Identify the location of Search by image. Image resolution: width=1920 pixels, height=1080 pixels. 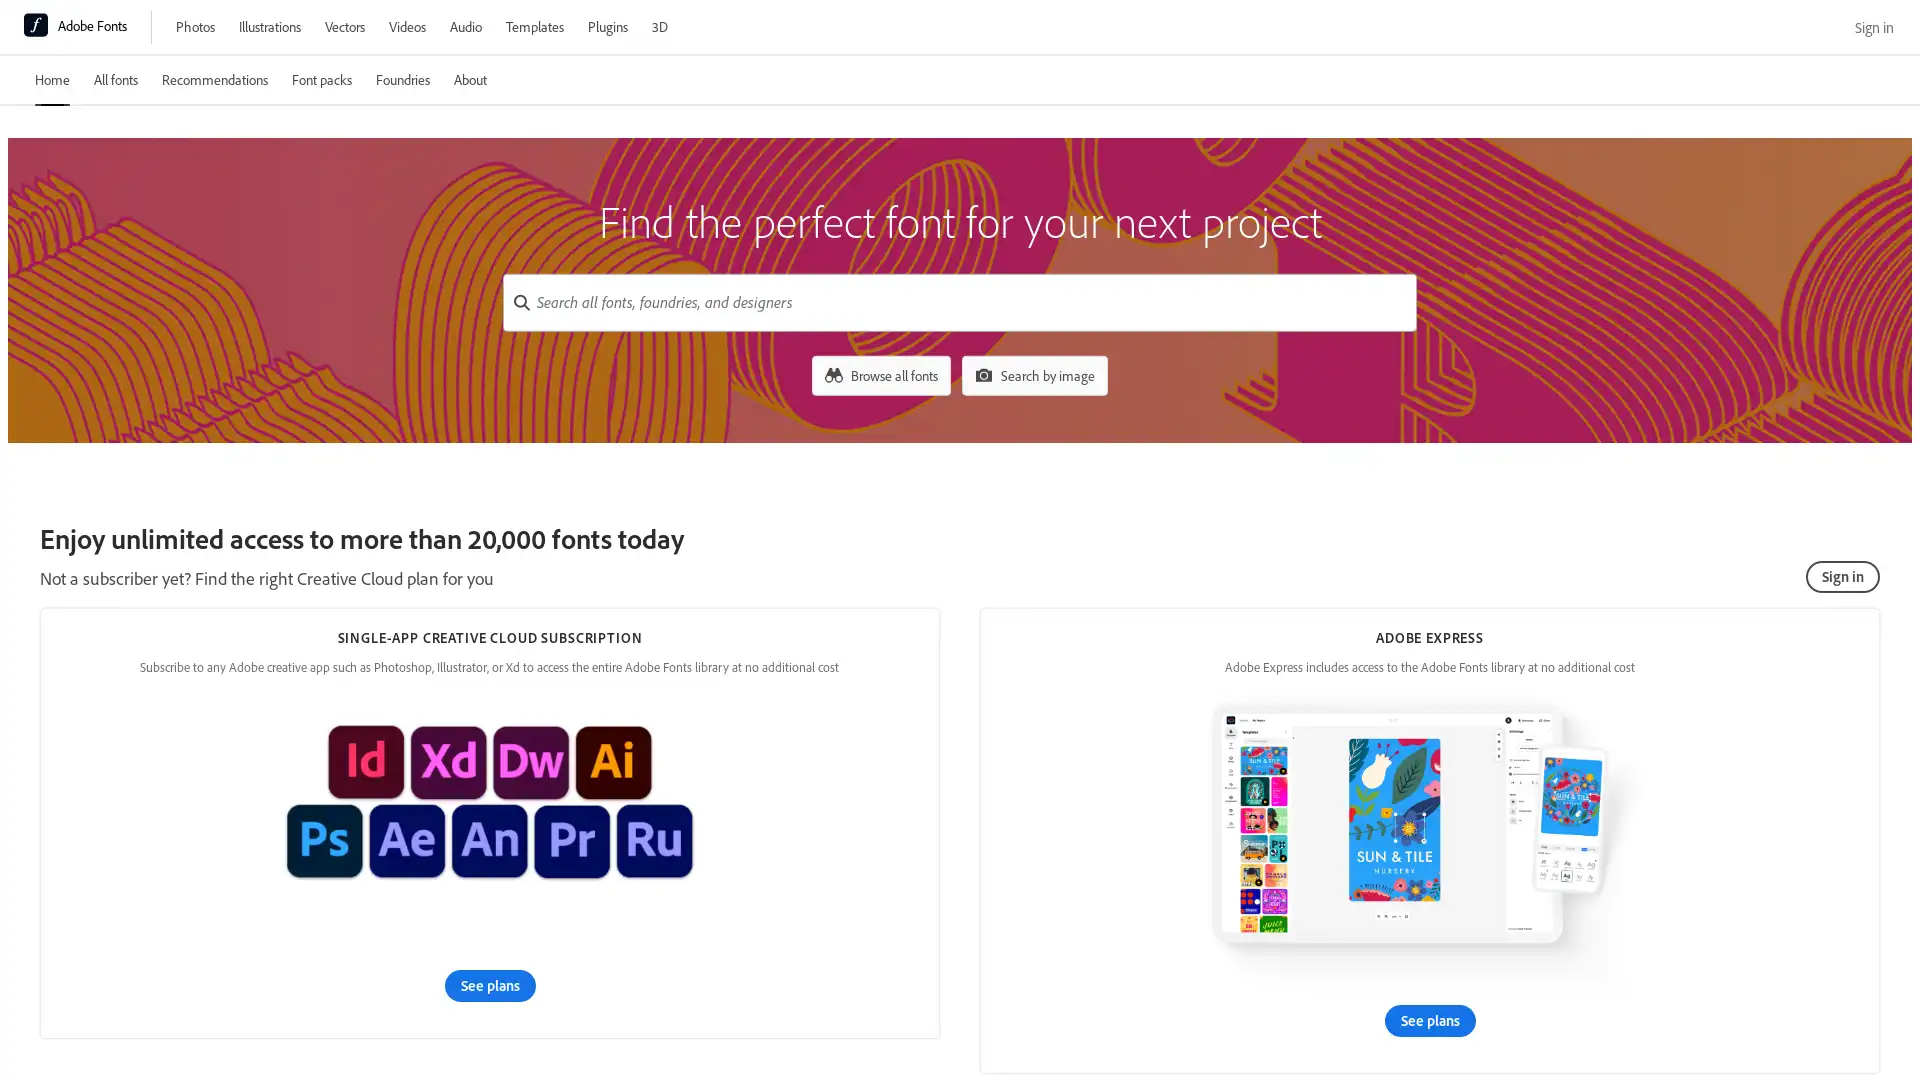
(1035, 374).